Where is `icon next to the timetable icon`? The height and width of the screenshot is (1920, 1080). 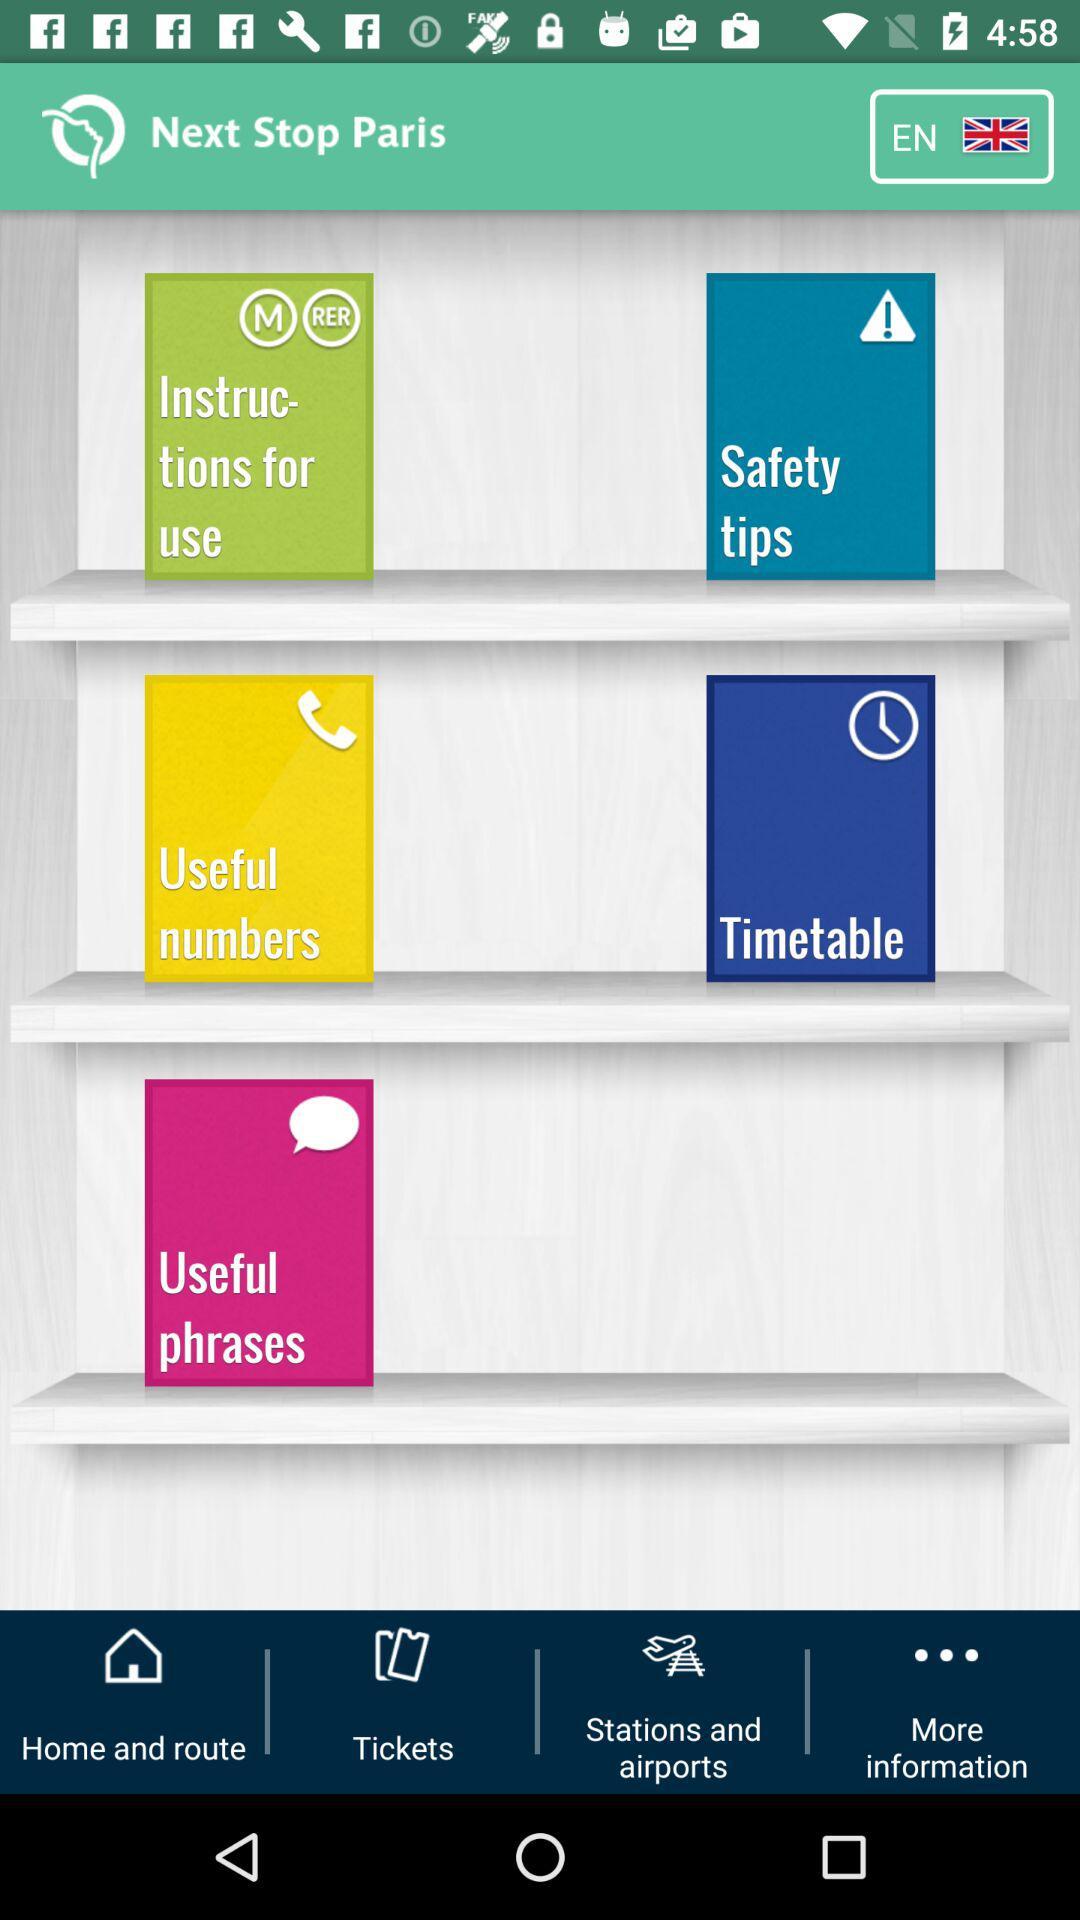
icon next to the timetable icon is located at coordinates (258, 837).